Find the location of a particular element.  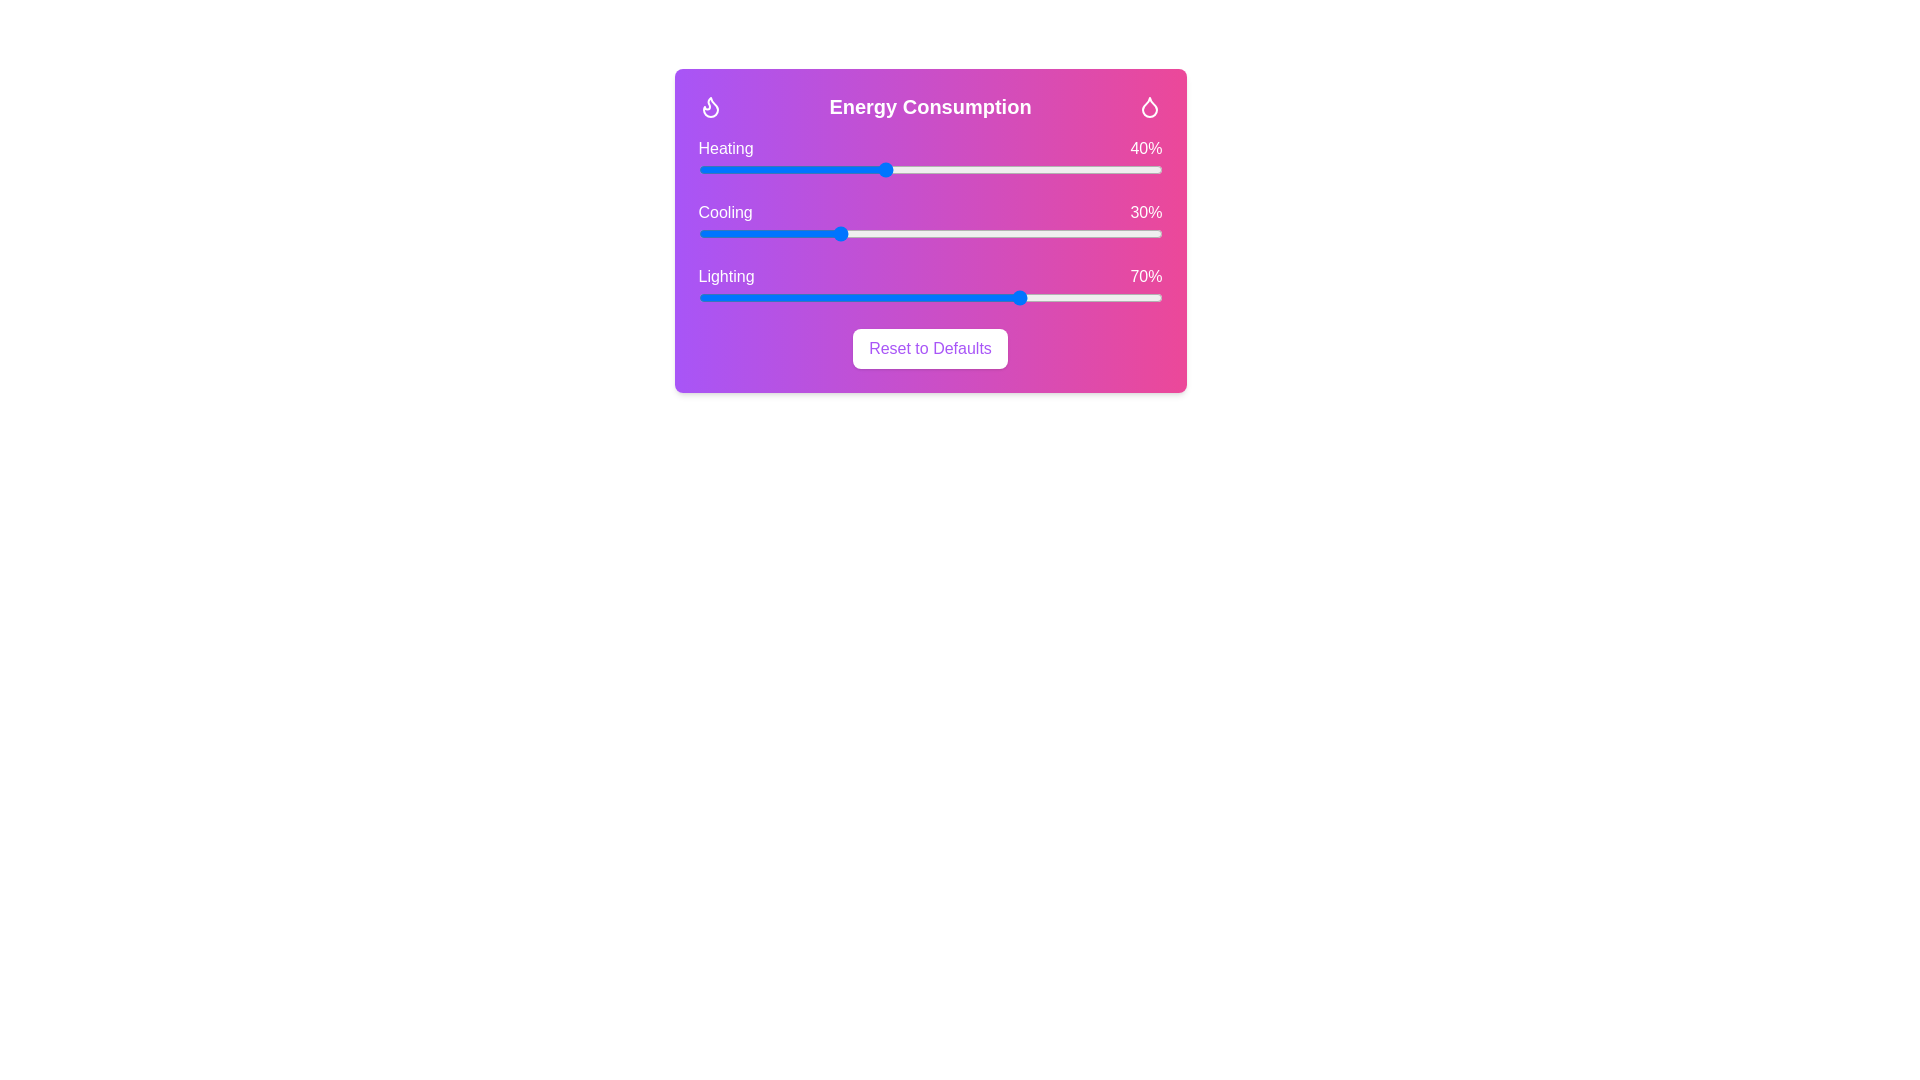

the 'Lighting' slider to set its value to 80 is located at coordinates (1068, 297).